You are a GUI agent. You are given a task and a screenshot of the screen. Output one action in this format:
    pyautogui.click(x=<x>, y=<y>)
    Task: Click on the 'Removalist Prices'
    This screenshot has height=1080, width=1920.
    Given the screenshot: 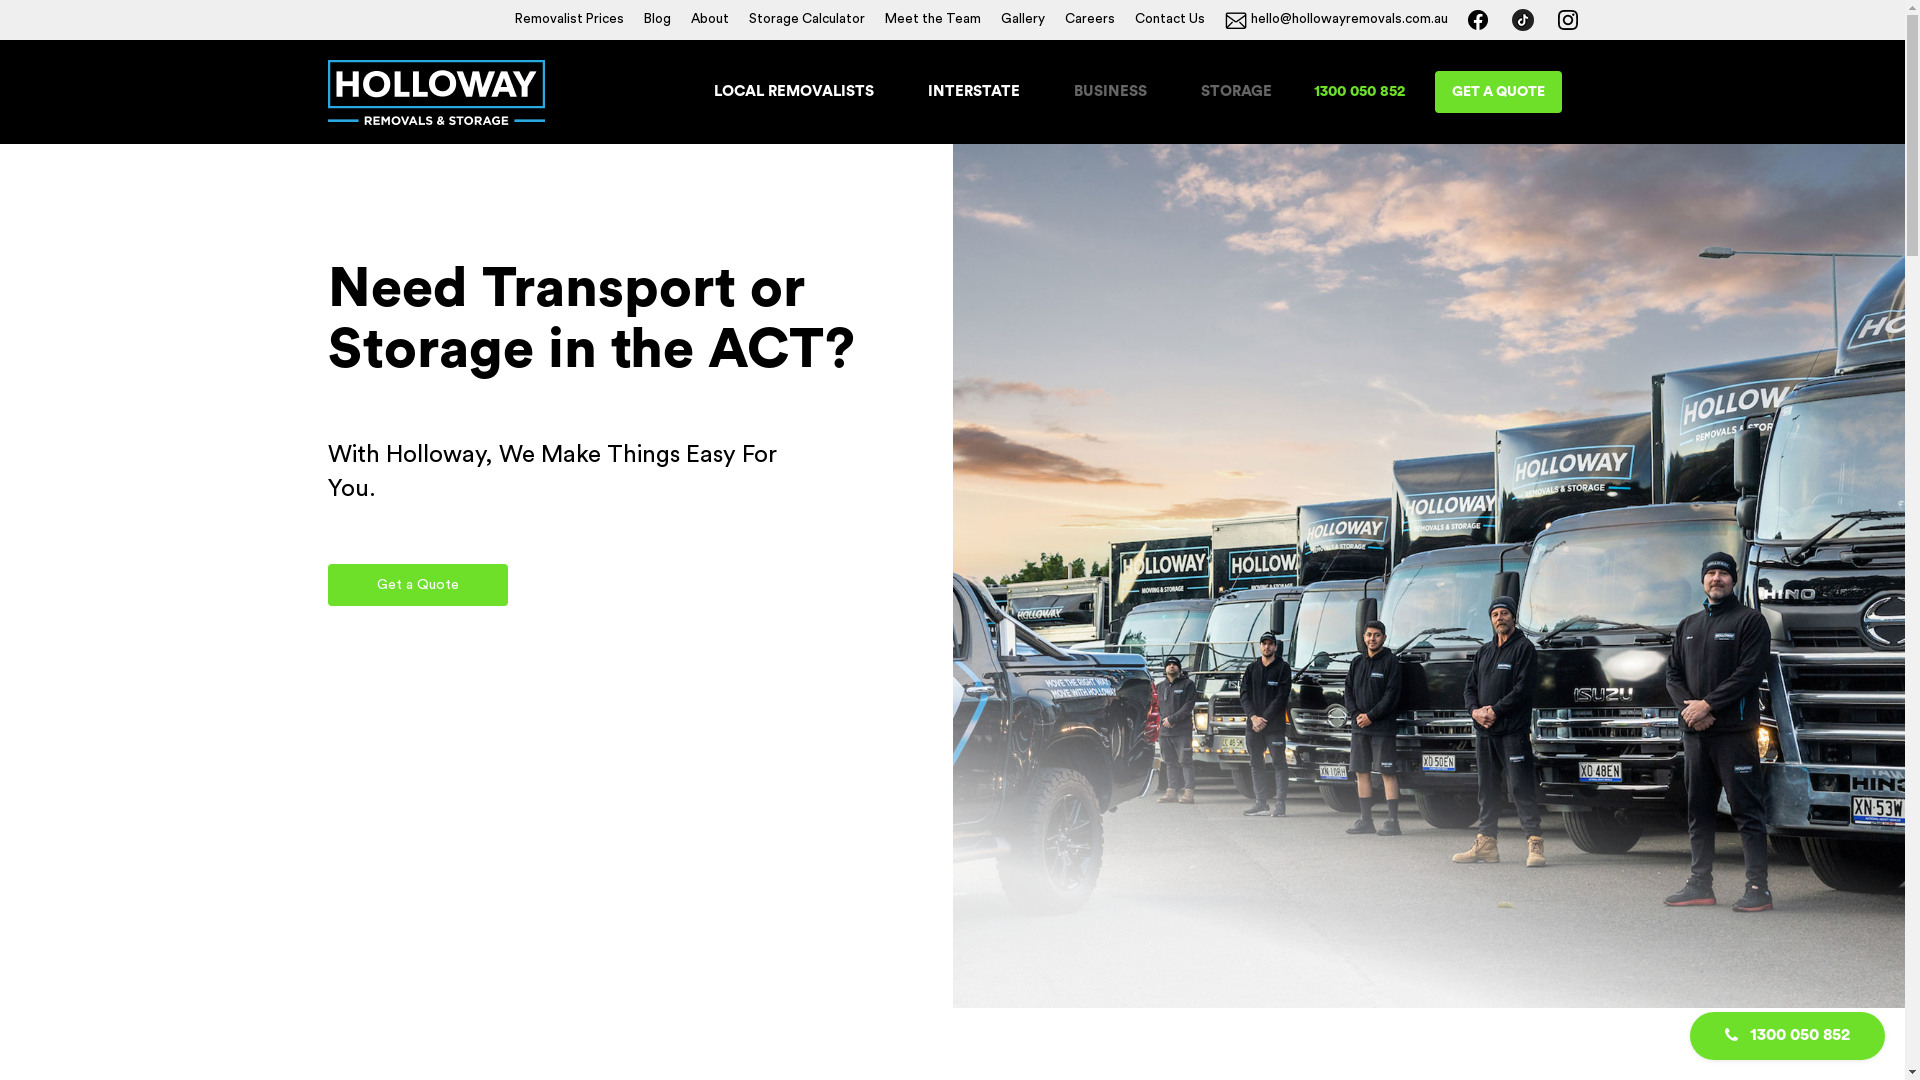 What is the action you would take?
    pyautogui.click(x=512, y=19)
    